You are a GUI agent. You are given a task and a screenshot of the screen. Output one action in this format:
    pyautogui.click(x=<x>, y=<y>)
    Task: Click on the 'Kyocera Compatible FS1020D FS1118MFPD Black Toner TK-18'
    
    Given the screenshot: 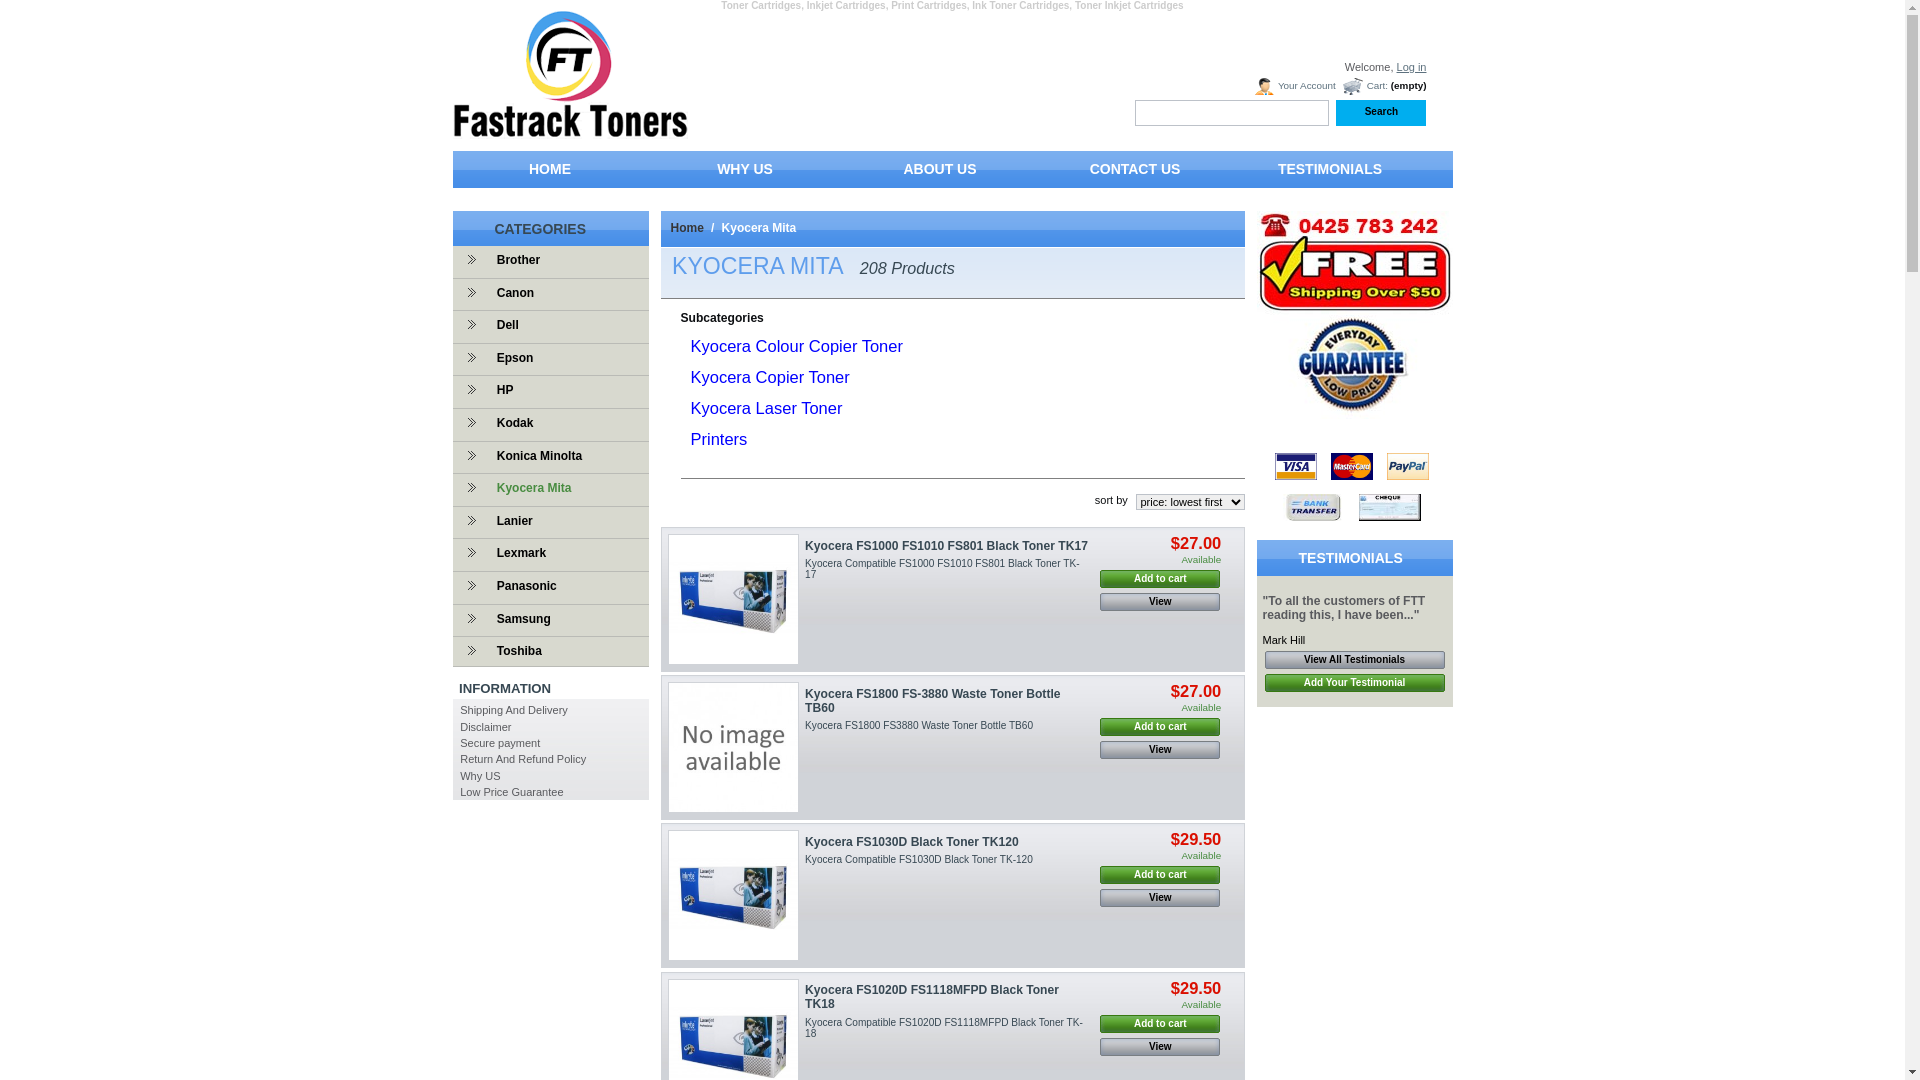 What is the action you would take?
    pyautogui.click(x=943, y=1026)
    